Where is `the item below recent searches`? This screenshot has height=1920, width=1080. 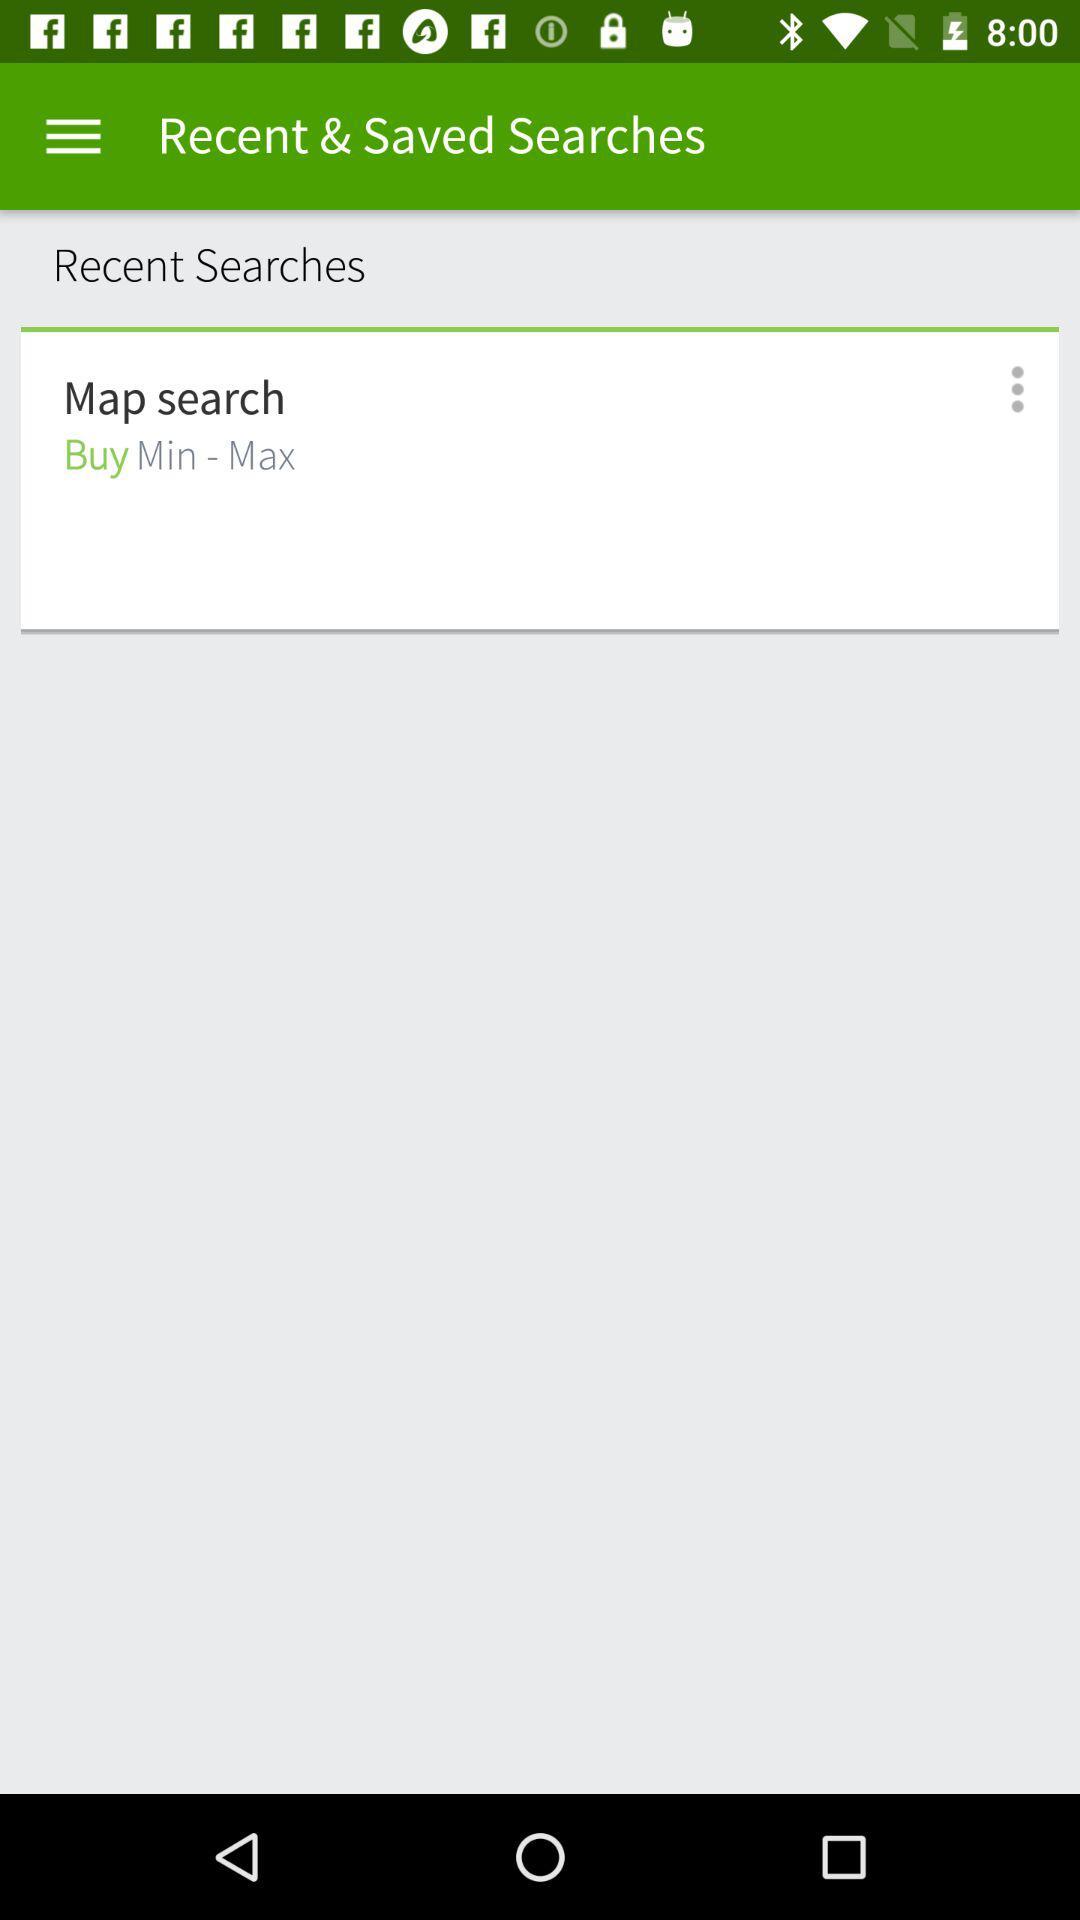 the item below recent searches is located at coordinates (540, 329).